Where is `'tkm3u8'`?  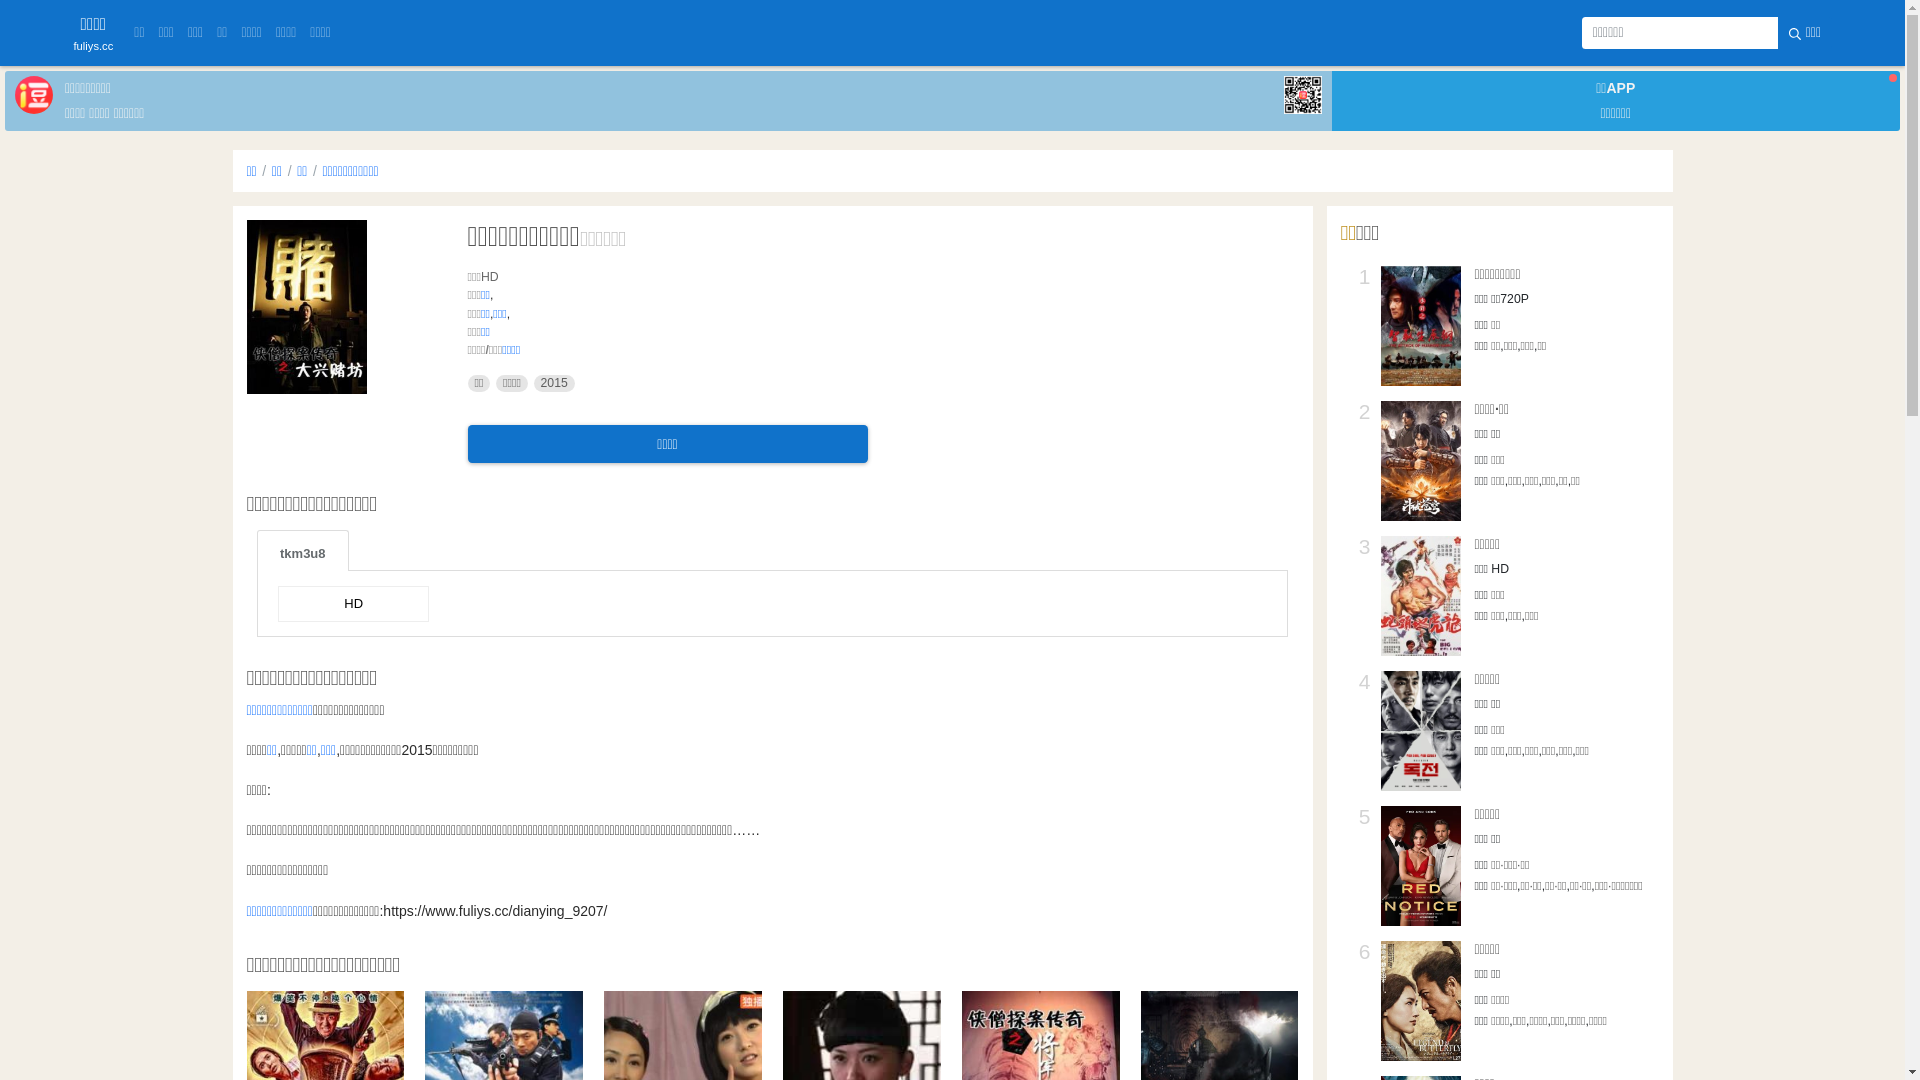 'tkm3u8' is located at coordinates (301, 550).